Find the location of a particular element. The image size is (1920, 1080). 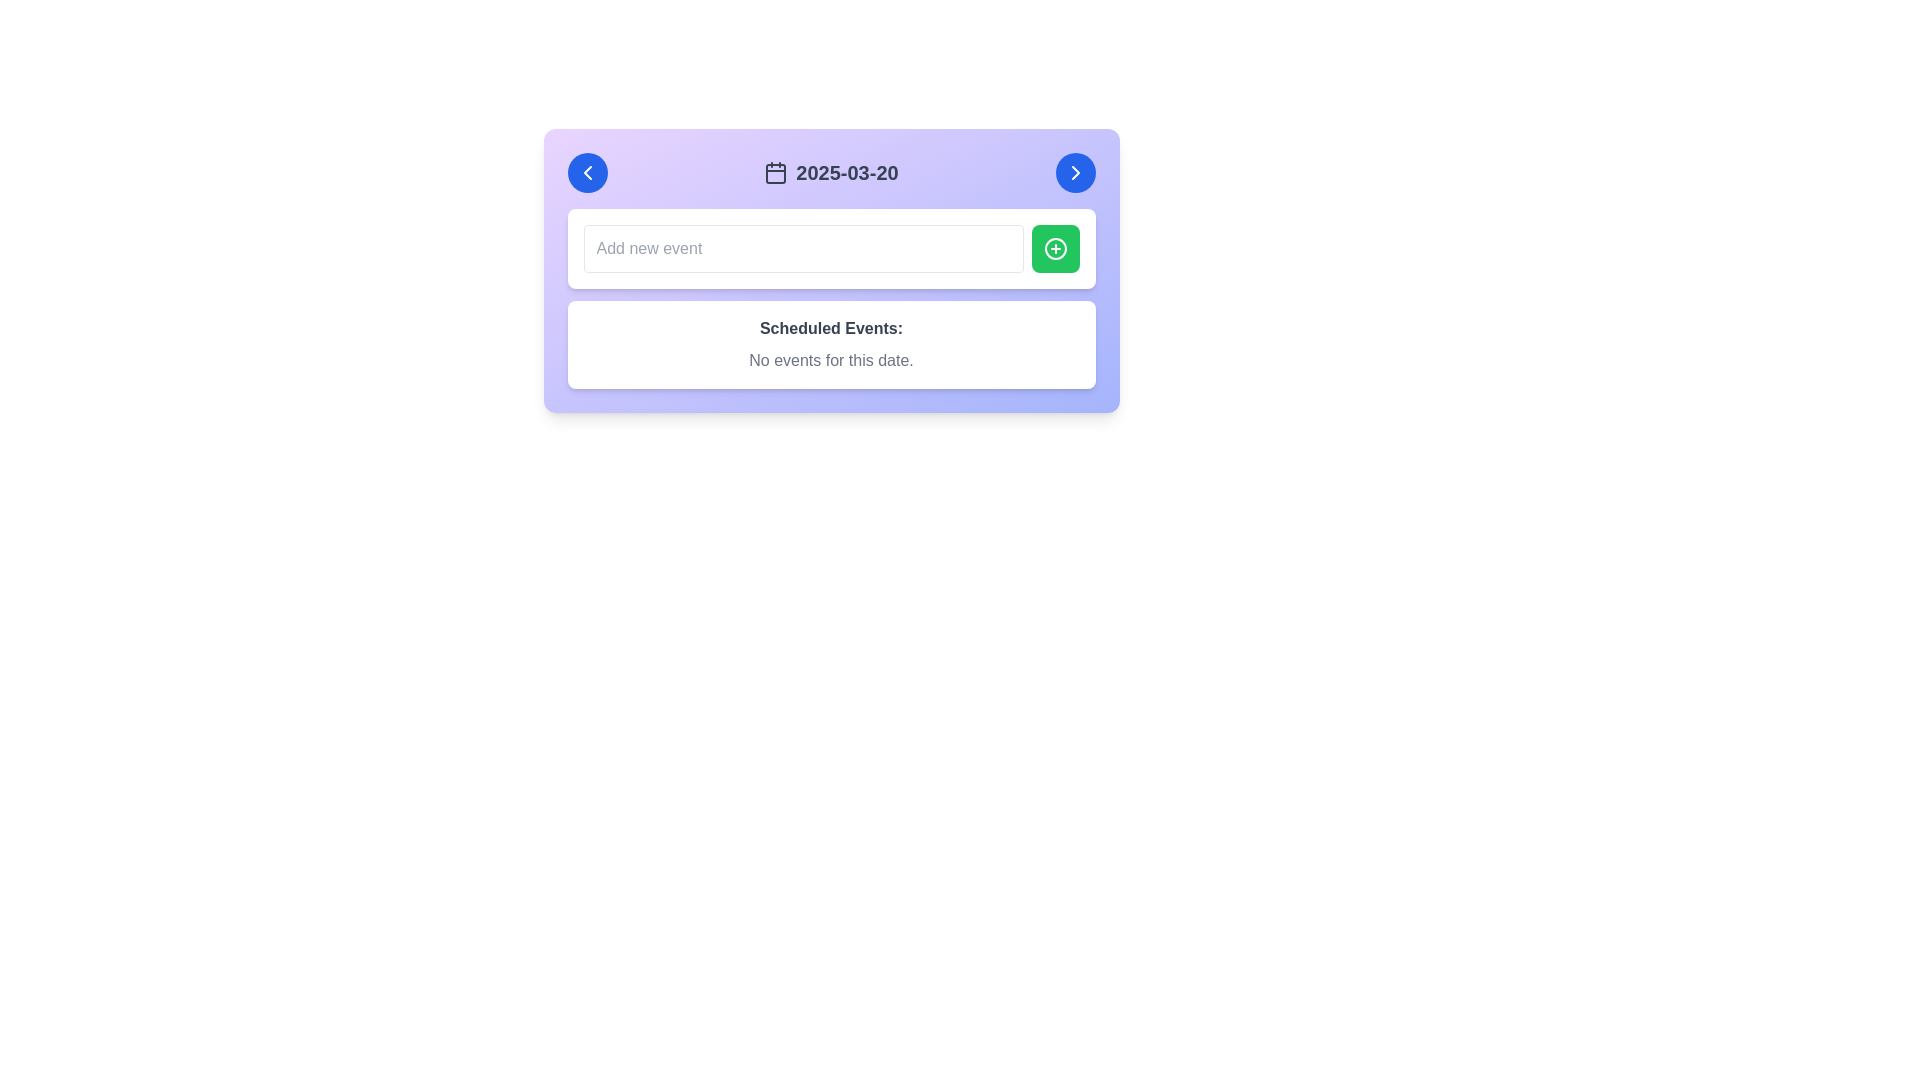

the green rounded button used for adding new items, located to the right of the 'Add new event' input field is located at coordinates (1054, 248).